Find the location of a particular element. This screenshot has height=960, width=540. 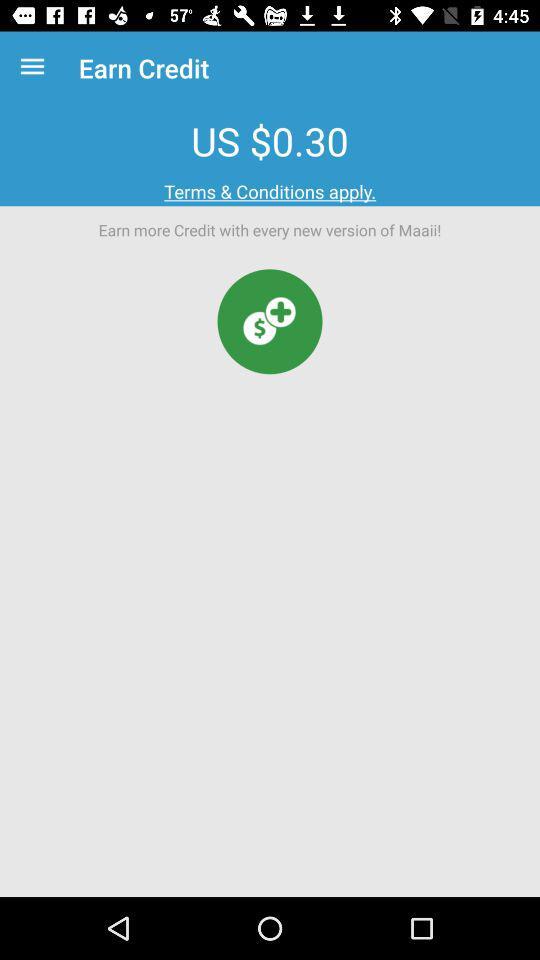

the item next to earn credit item is located at coordinates (36, 68).